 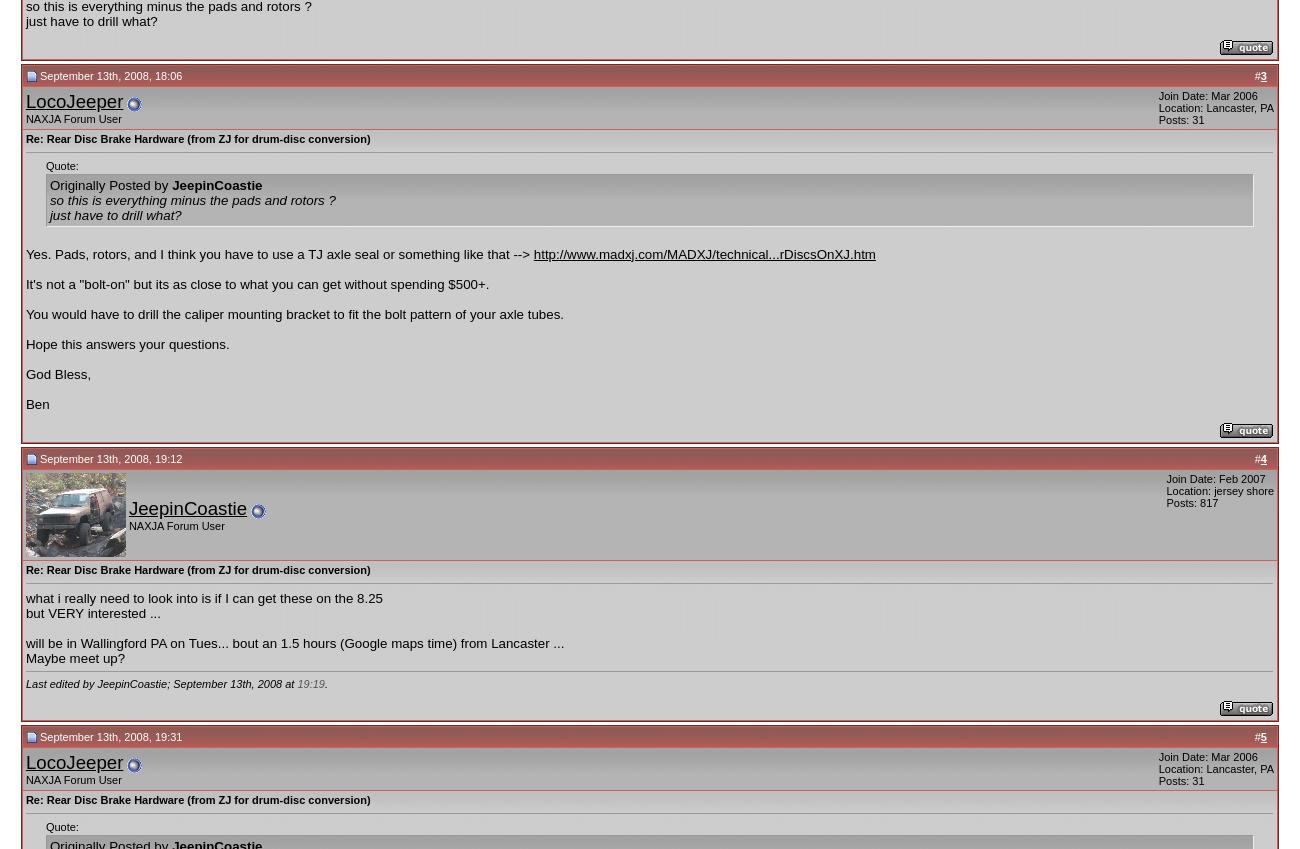 I want to click on 'Location: jersey shore', so click(x=1165, y=489).